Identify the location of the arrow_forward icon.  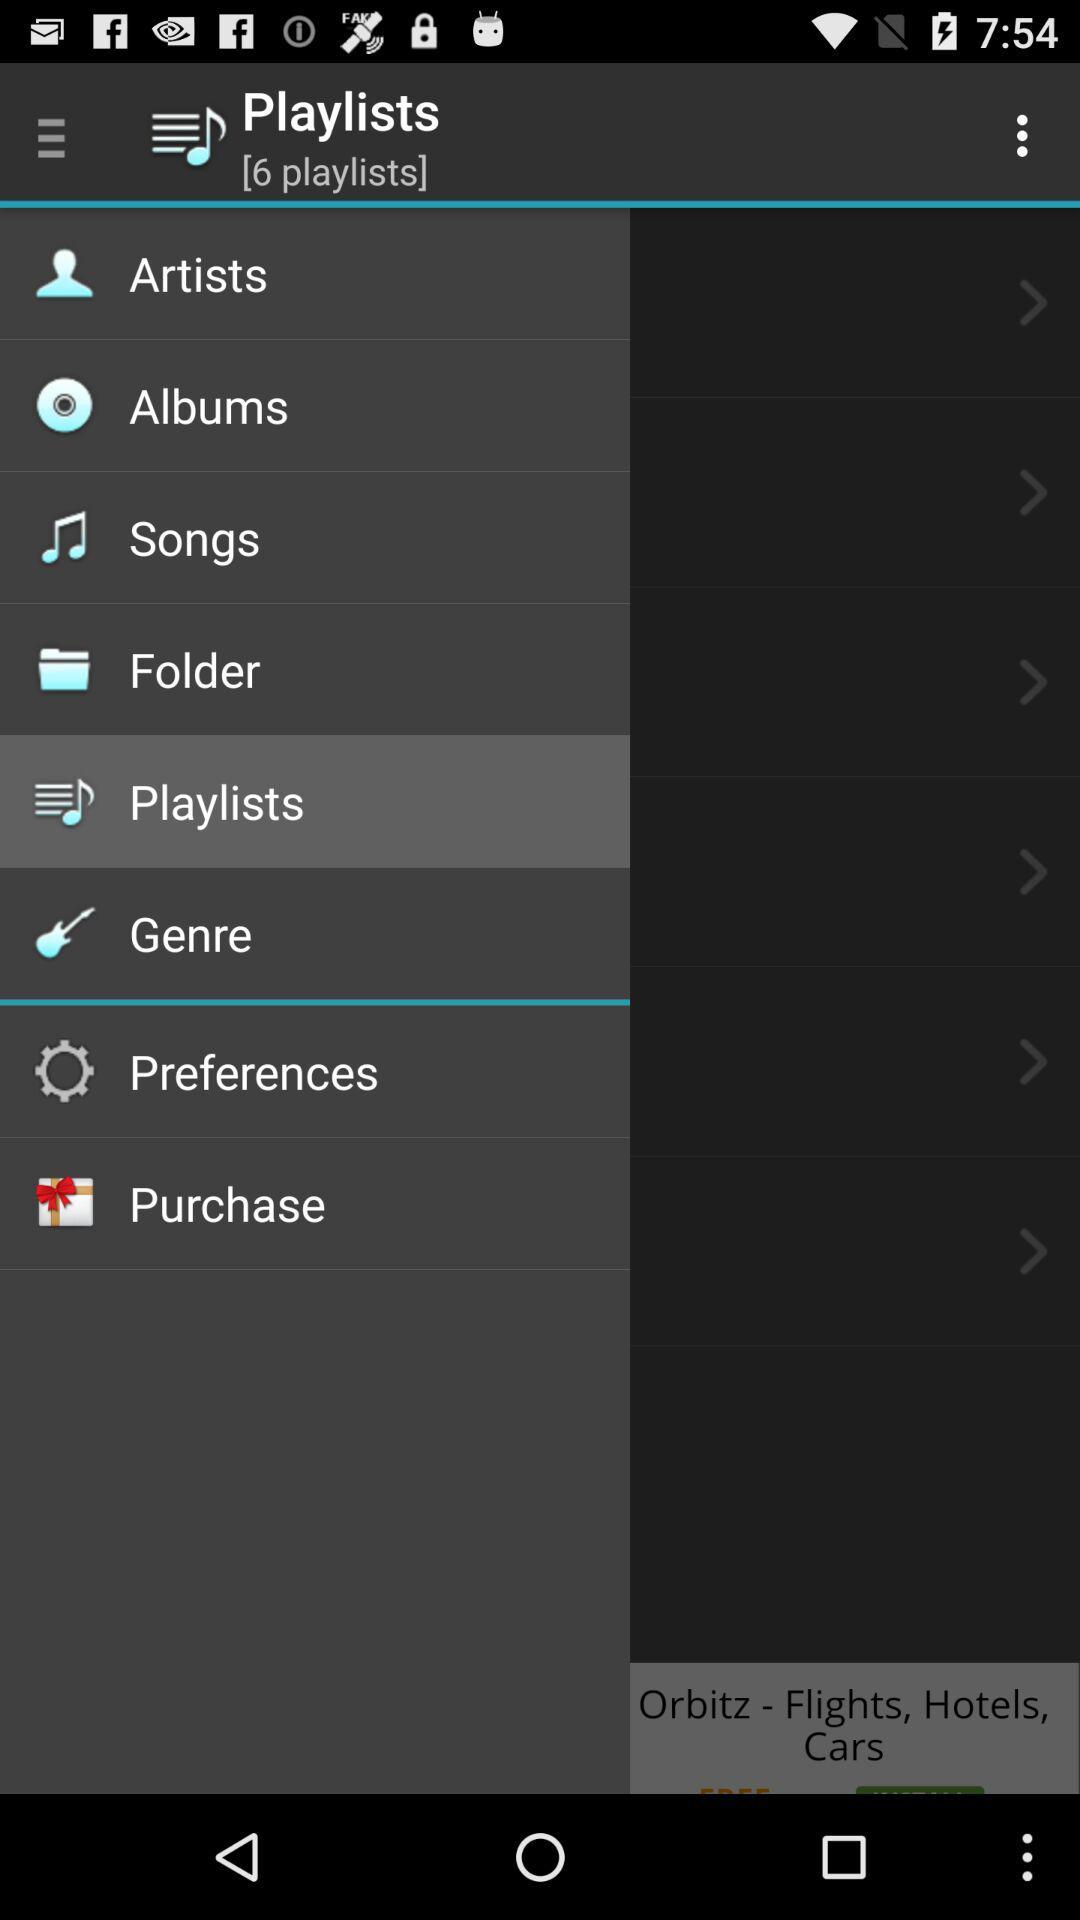
(993, 526).